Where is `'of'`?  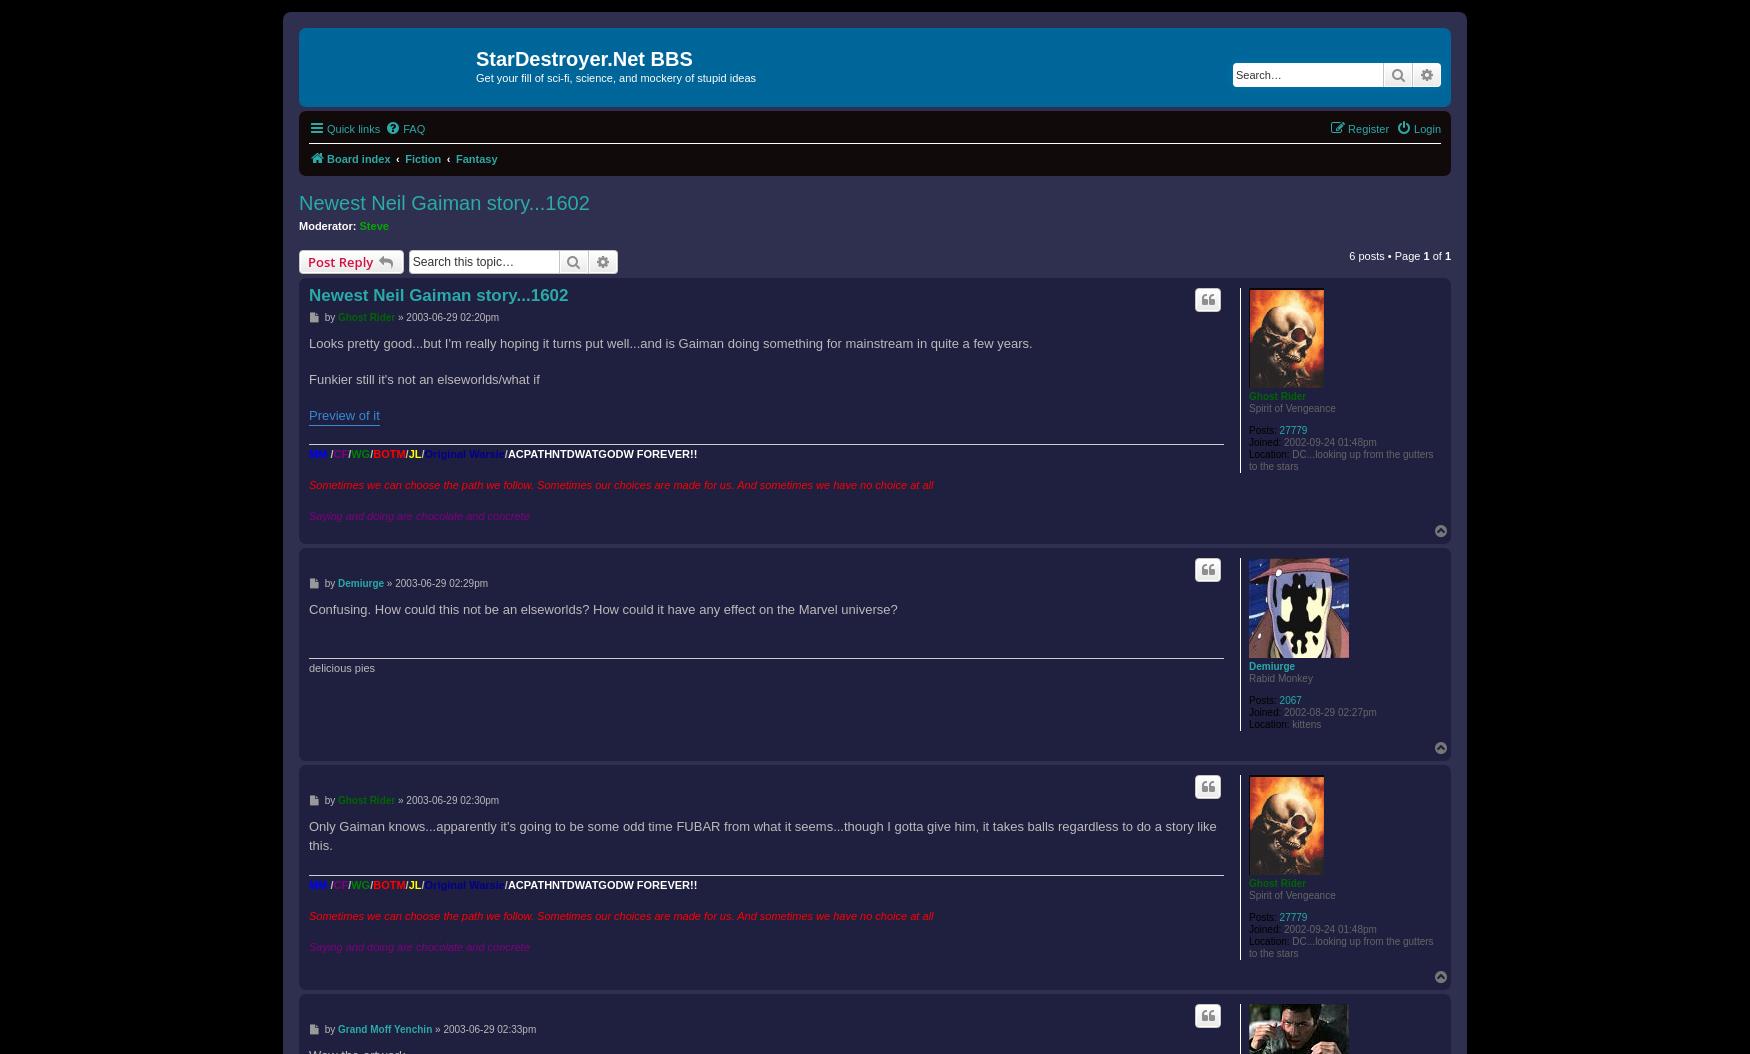
'of' is located at coordinates (1428, 254).